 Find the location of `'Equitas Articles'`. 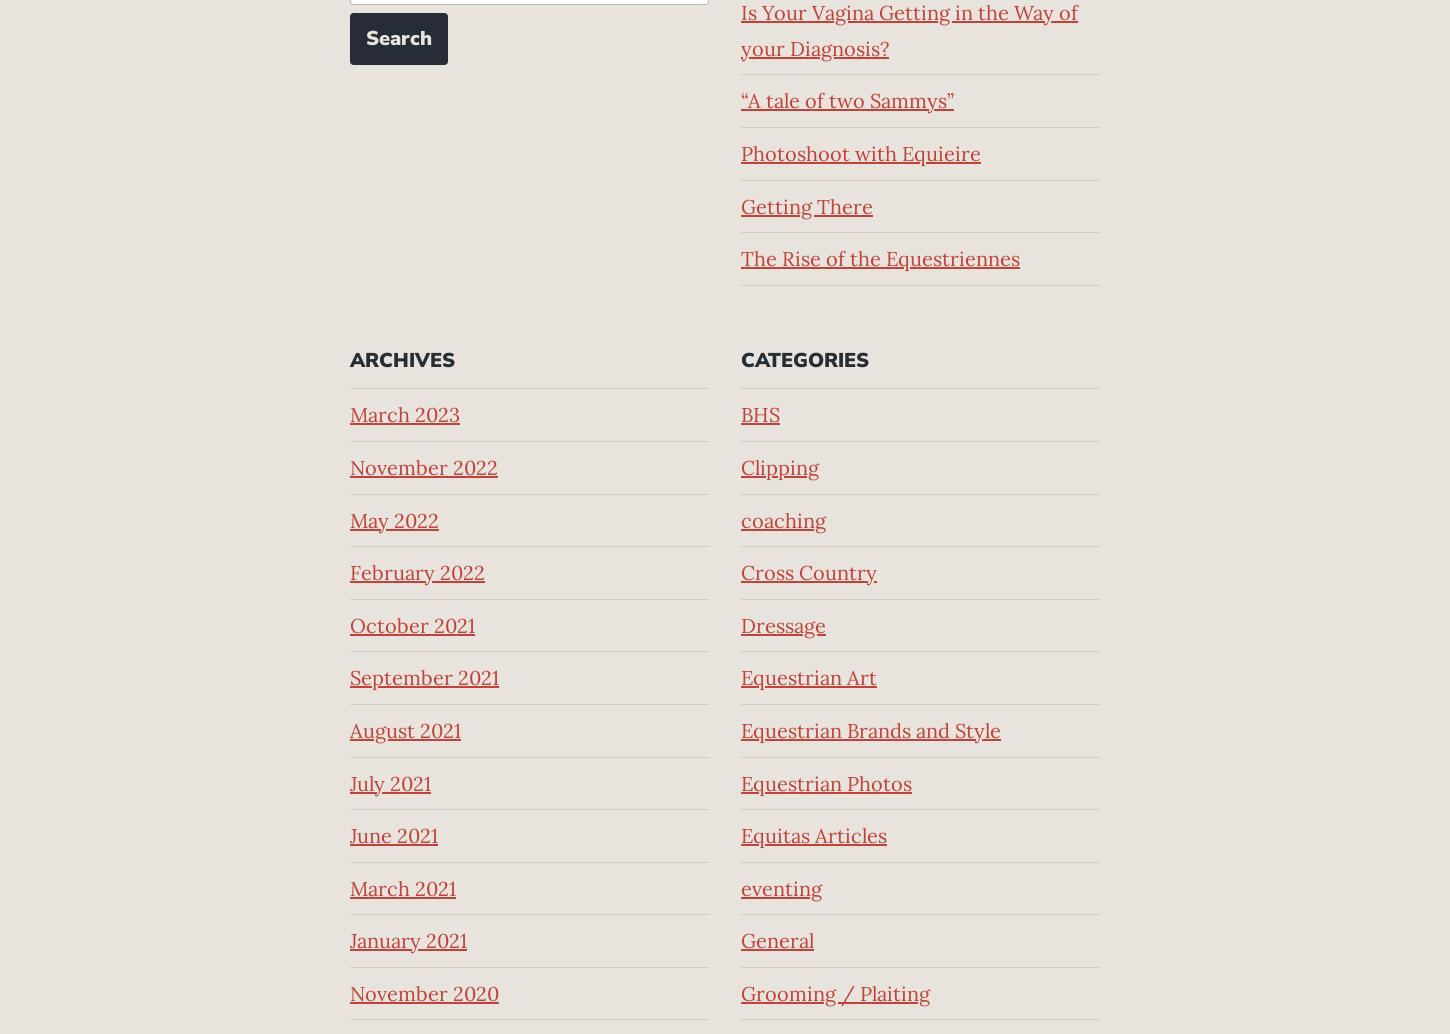

'Equitas Articles' is located at coordinates (814, 834).